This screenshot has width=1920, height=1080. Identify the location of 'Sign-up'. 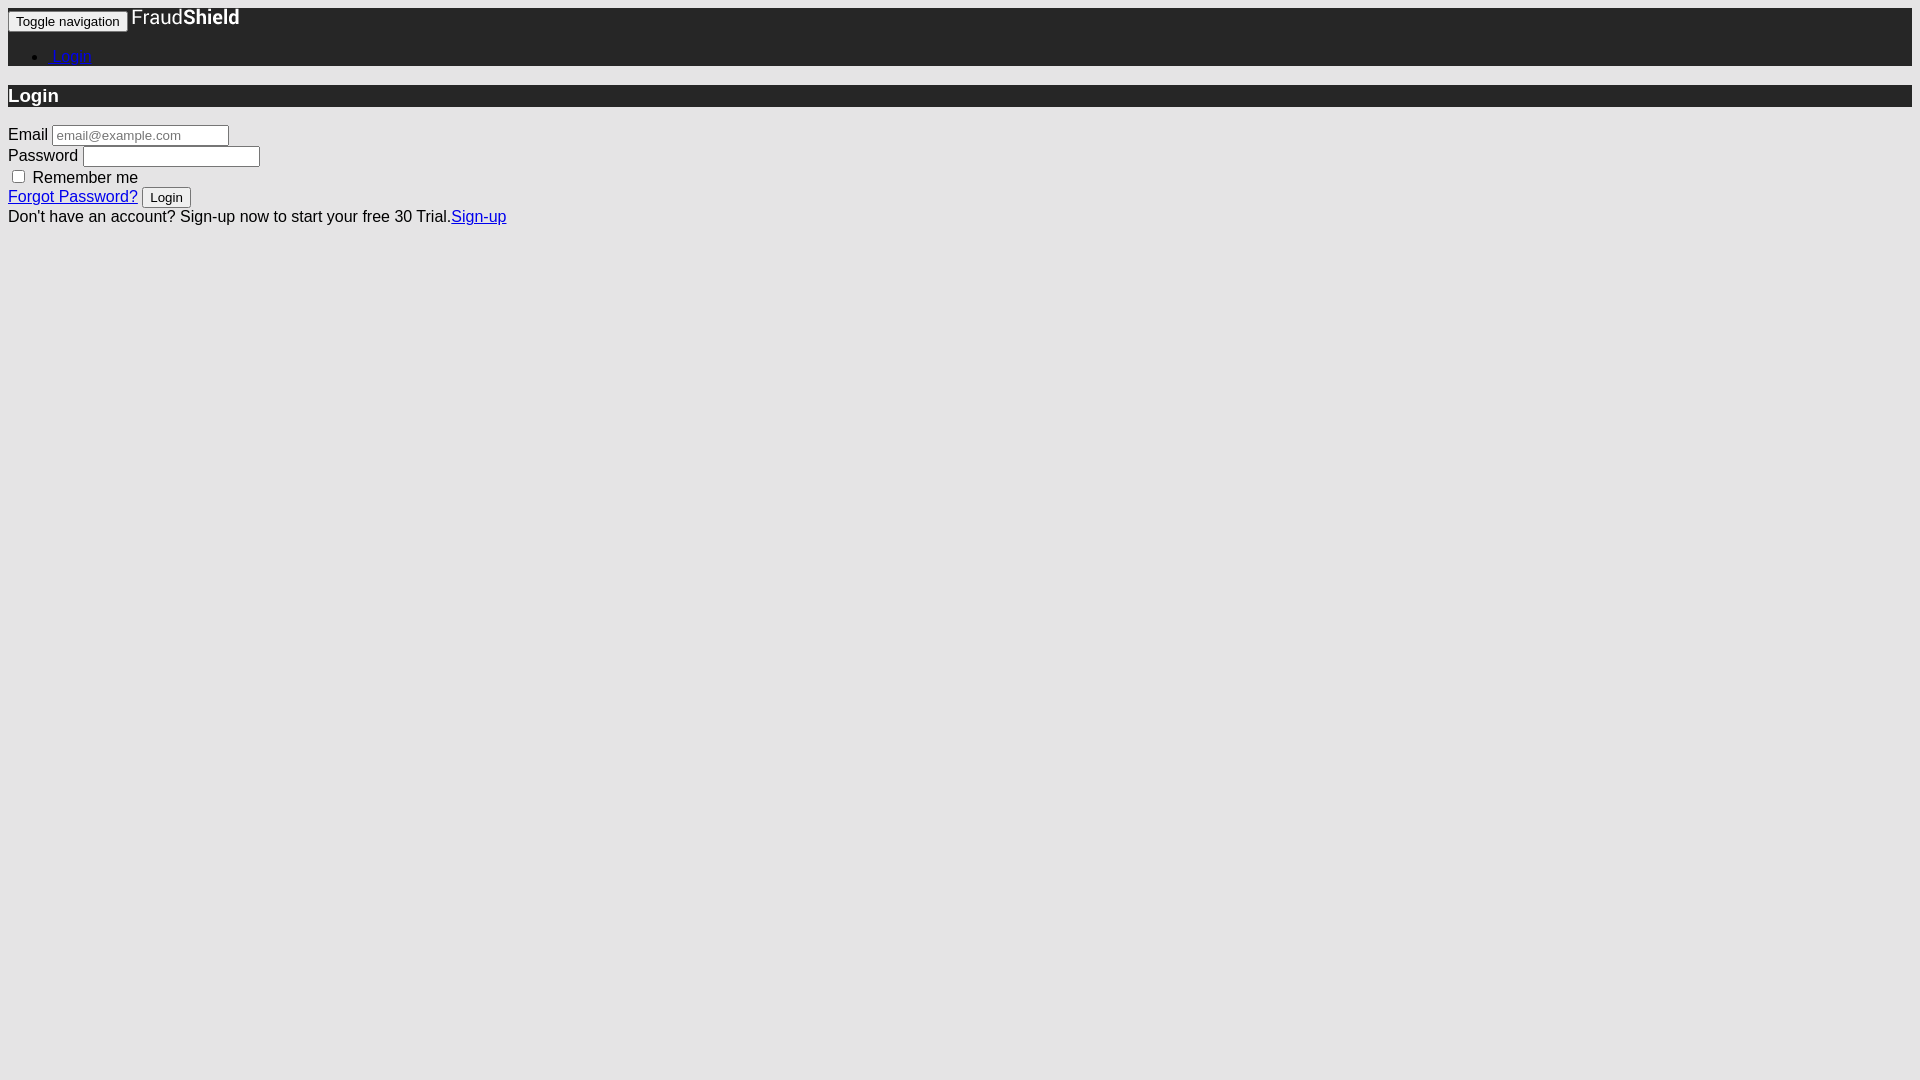
(477, 216).